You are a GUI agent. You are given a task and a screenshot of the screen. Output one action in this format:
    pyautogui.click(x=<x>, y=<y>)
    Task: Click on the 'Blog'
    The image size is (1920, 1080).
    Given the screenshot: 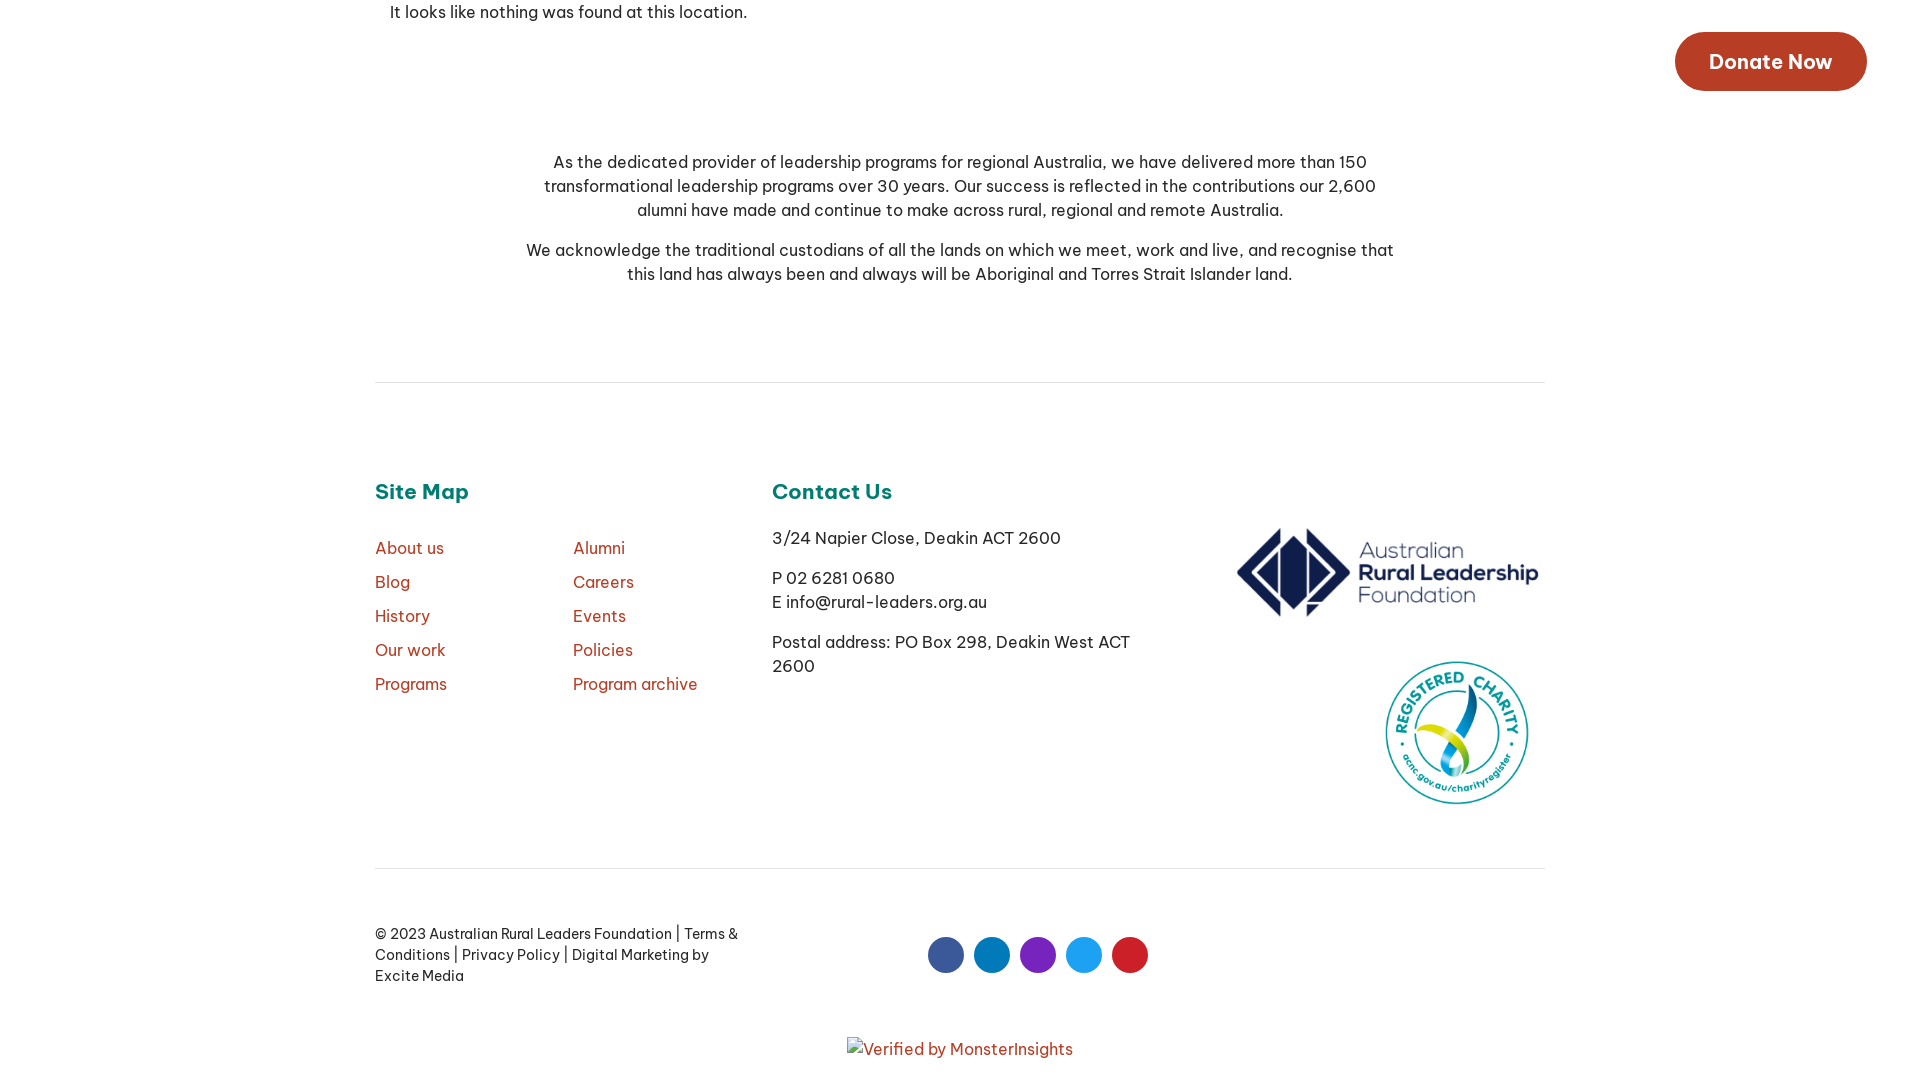 What is the action you would take?
    pyautogui.click(x=463, y=582)
    